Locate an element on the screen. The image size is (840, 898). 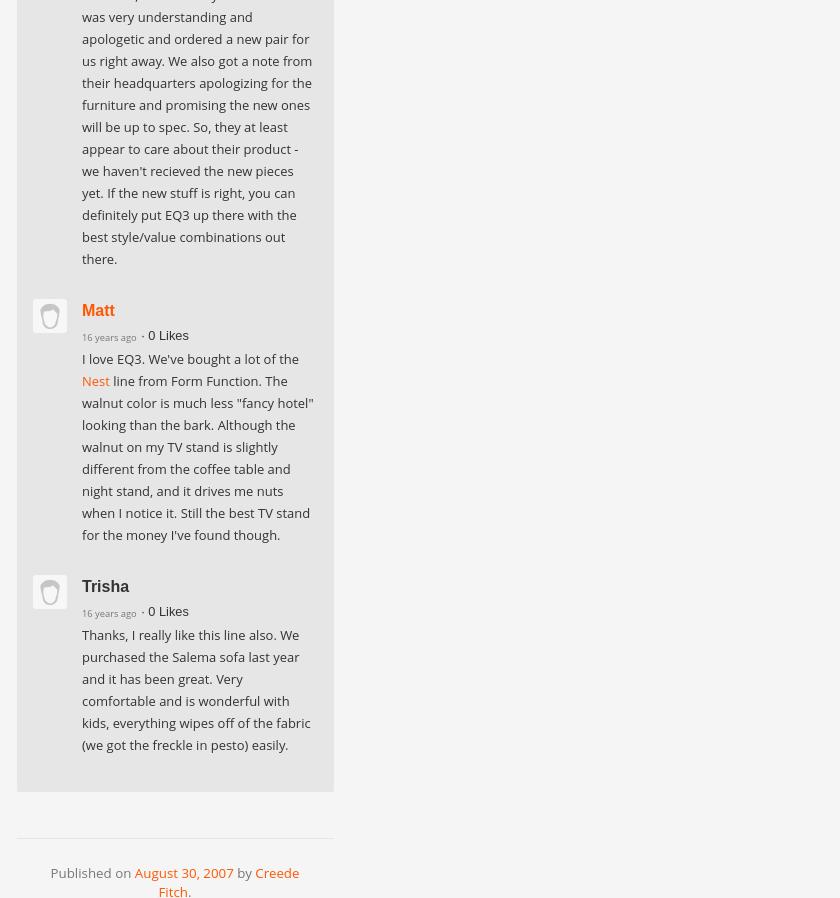
'Matt' is located at coordinates (98, 310).